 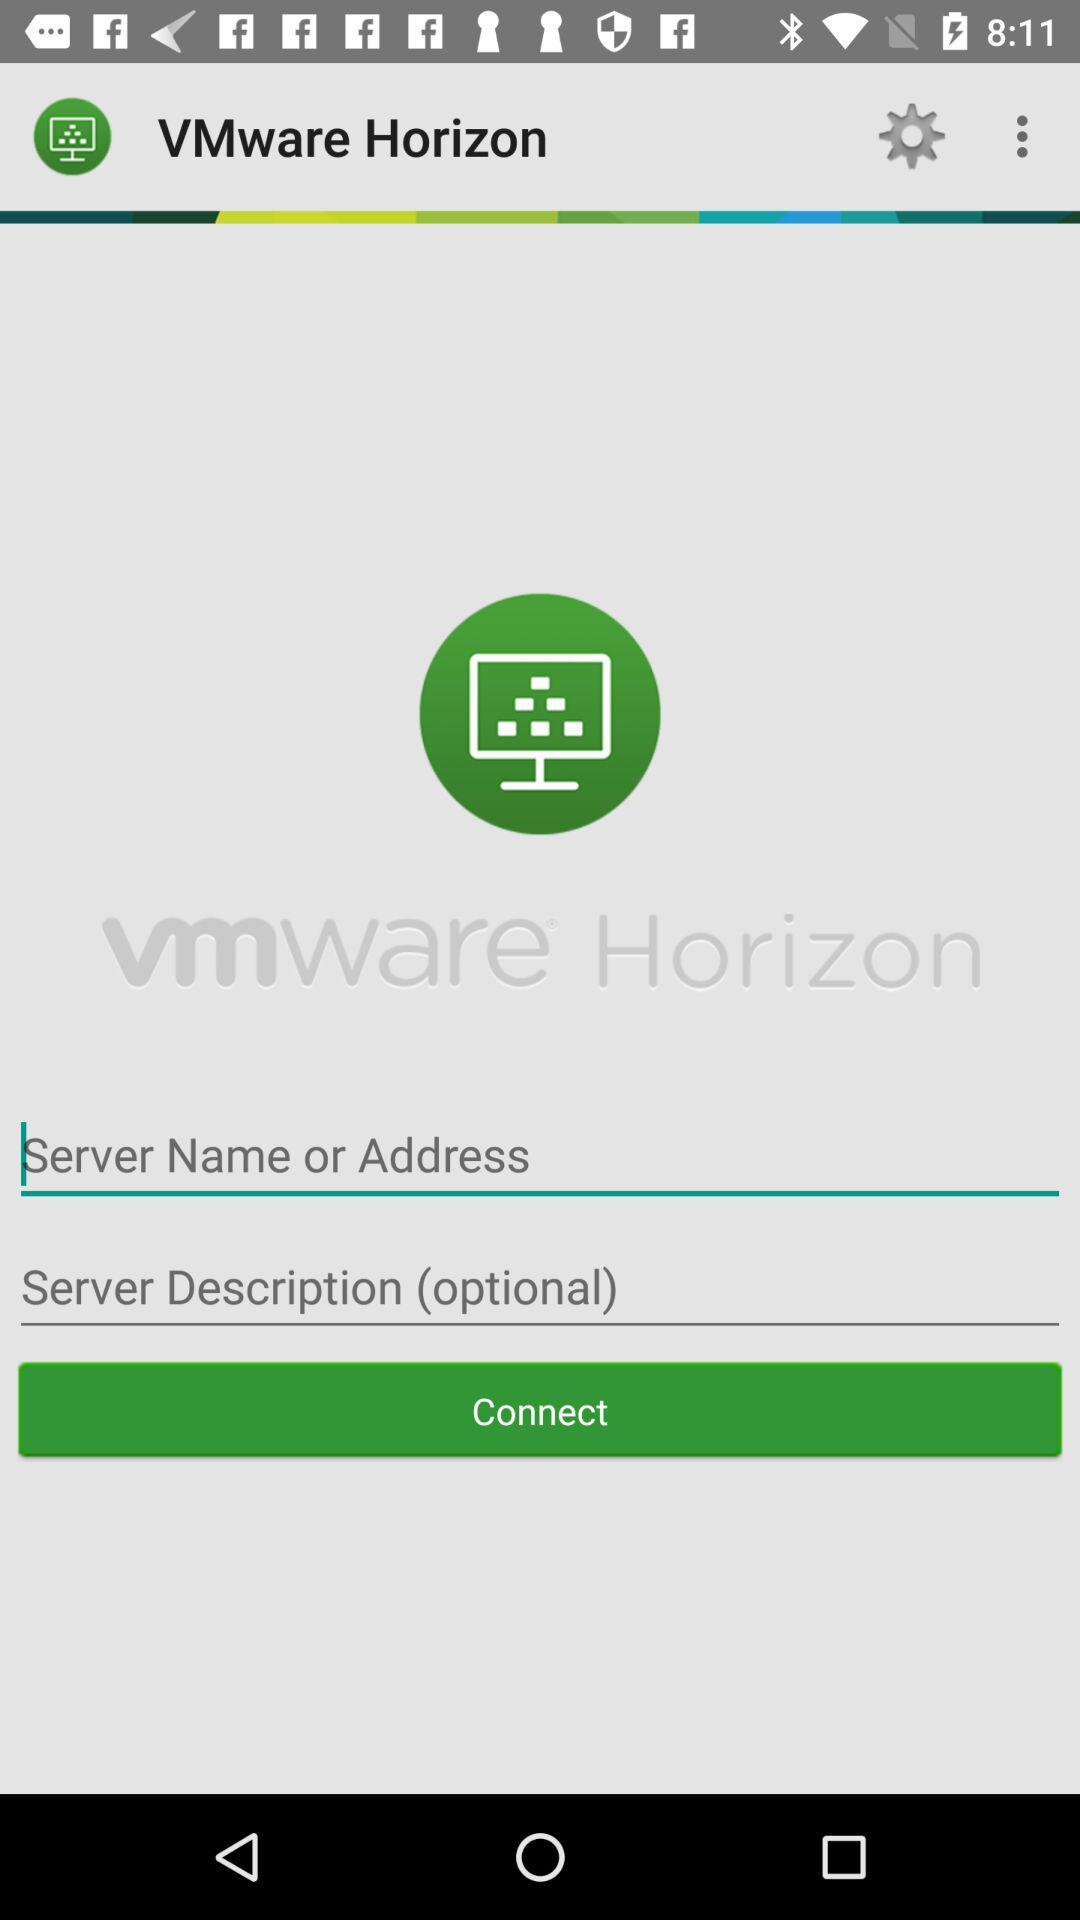 I want to click on input server name or address, so click(x=540, y=1155).